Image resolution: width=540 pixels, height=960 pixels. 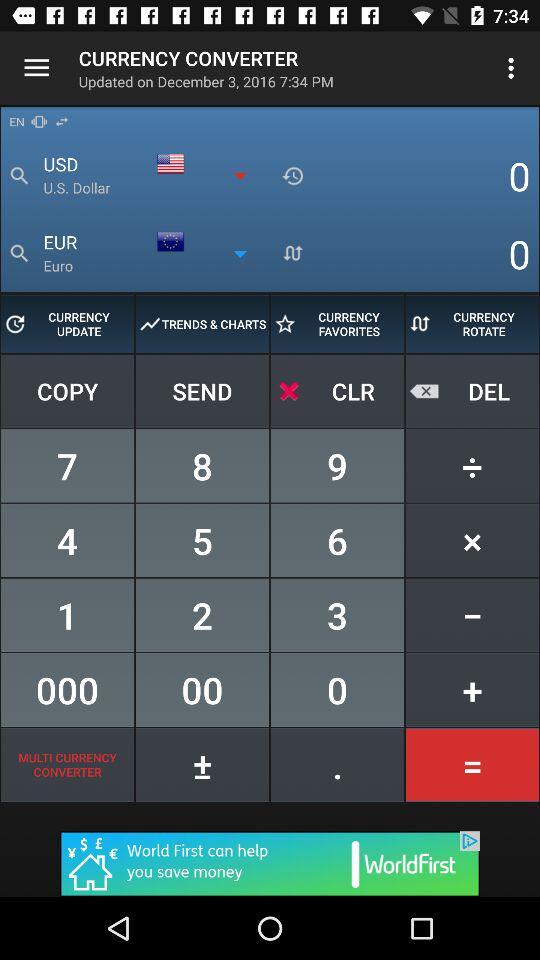 I want to click on 5, so click(x=202, y=539).